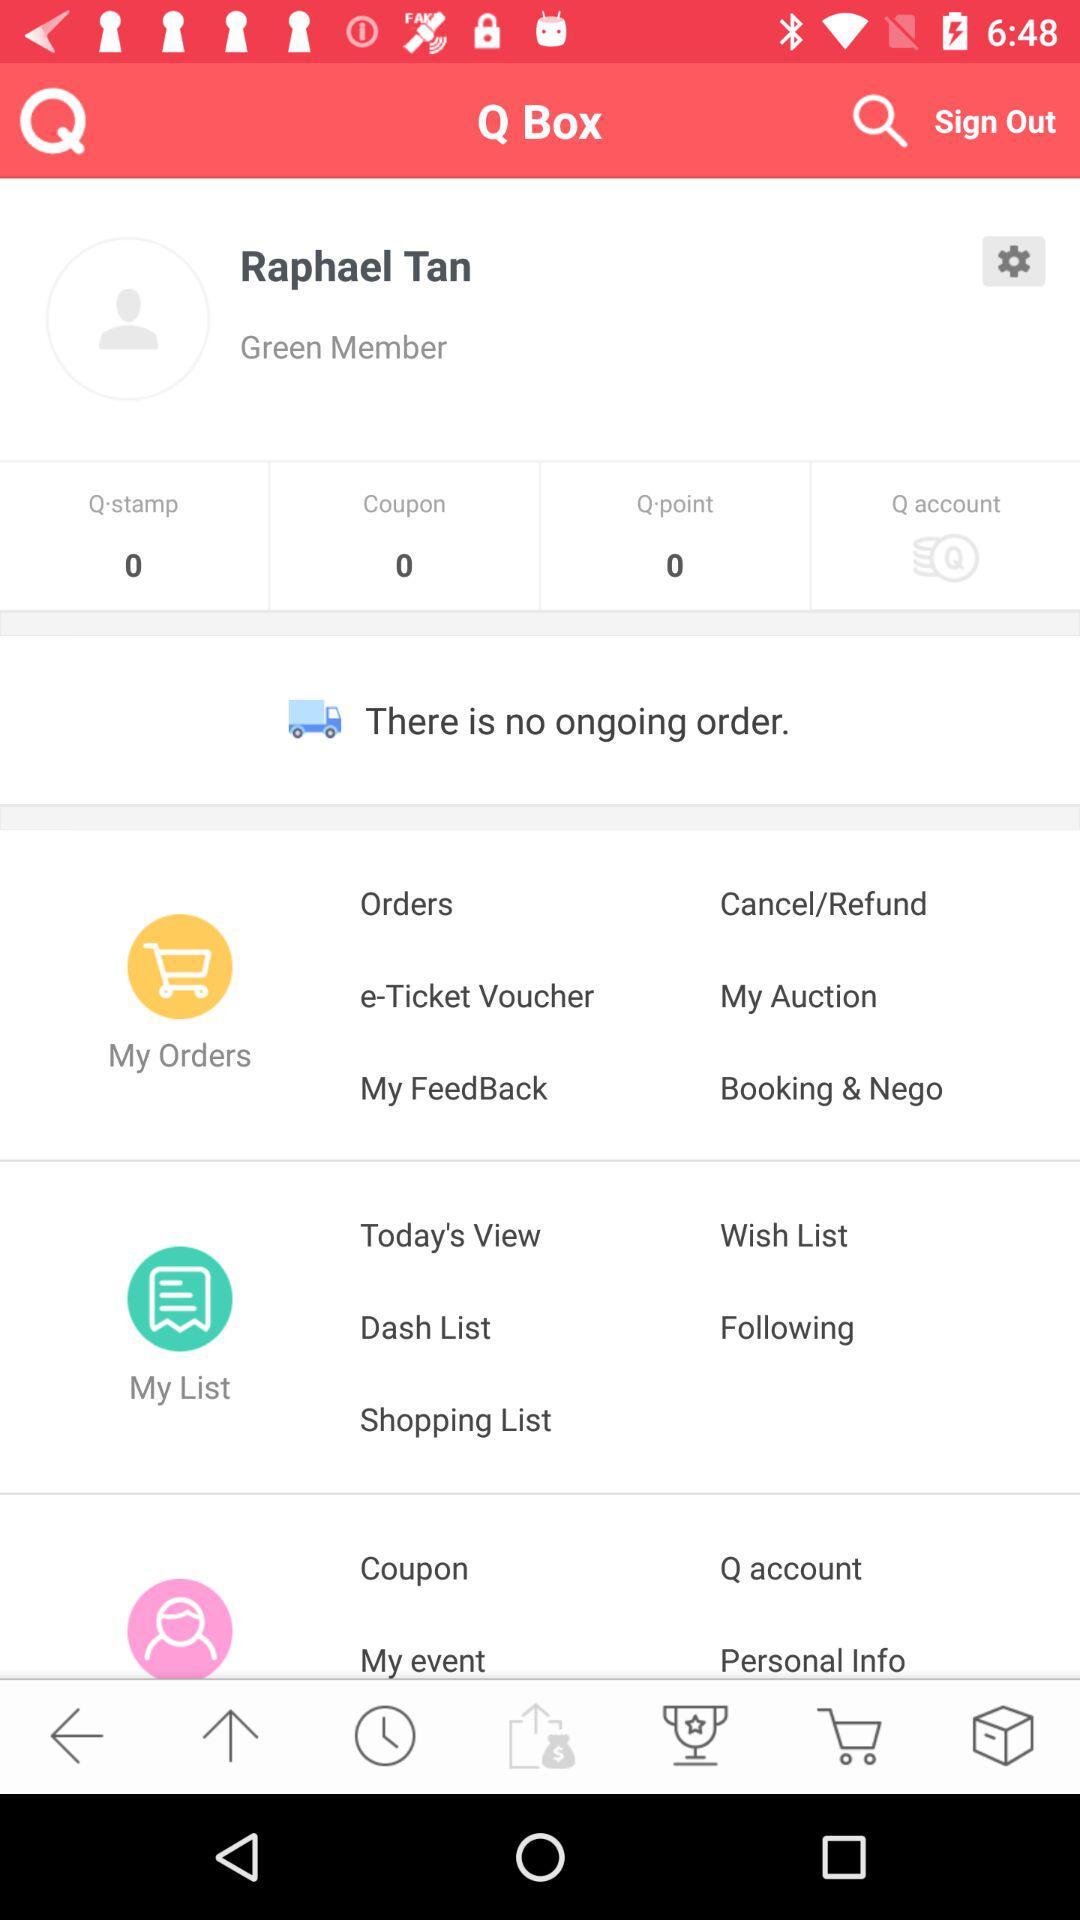 Image resolution: width=1080 pixels, height=1920 pixels. What do you see at coordinates (898, 994) in the screenshot?
I see `the icon above the my feedback item` at bounding box center [898, 994].